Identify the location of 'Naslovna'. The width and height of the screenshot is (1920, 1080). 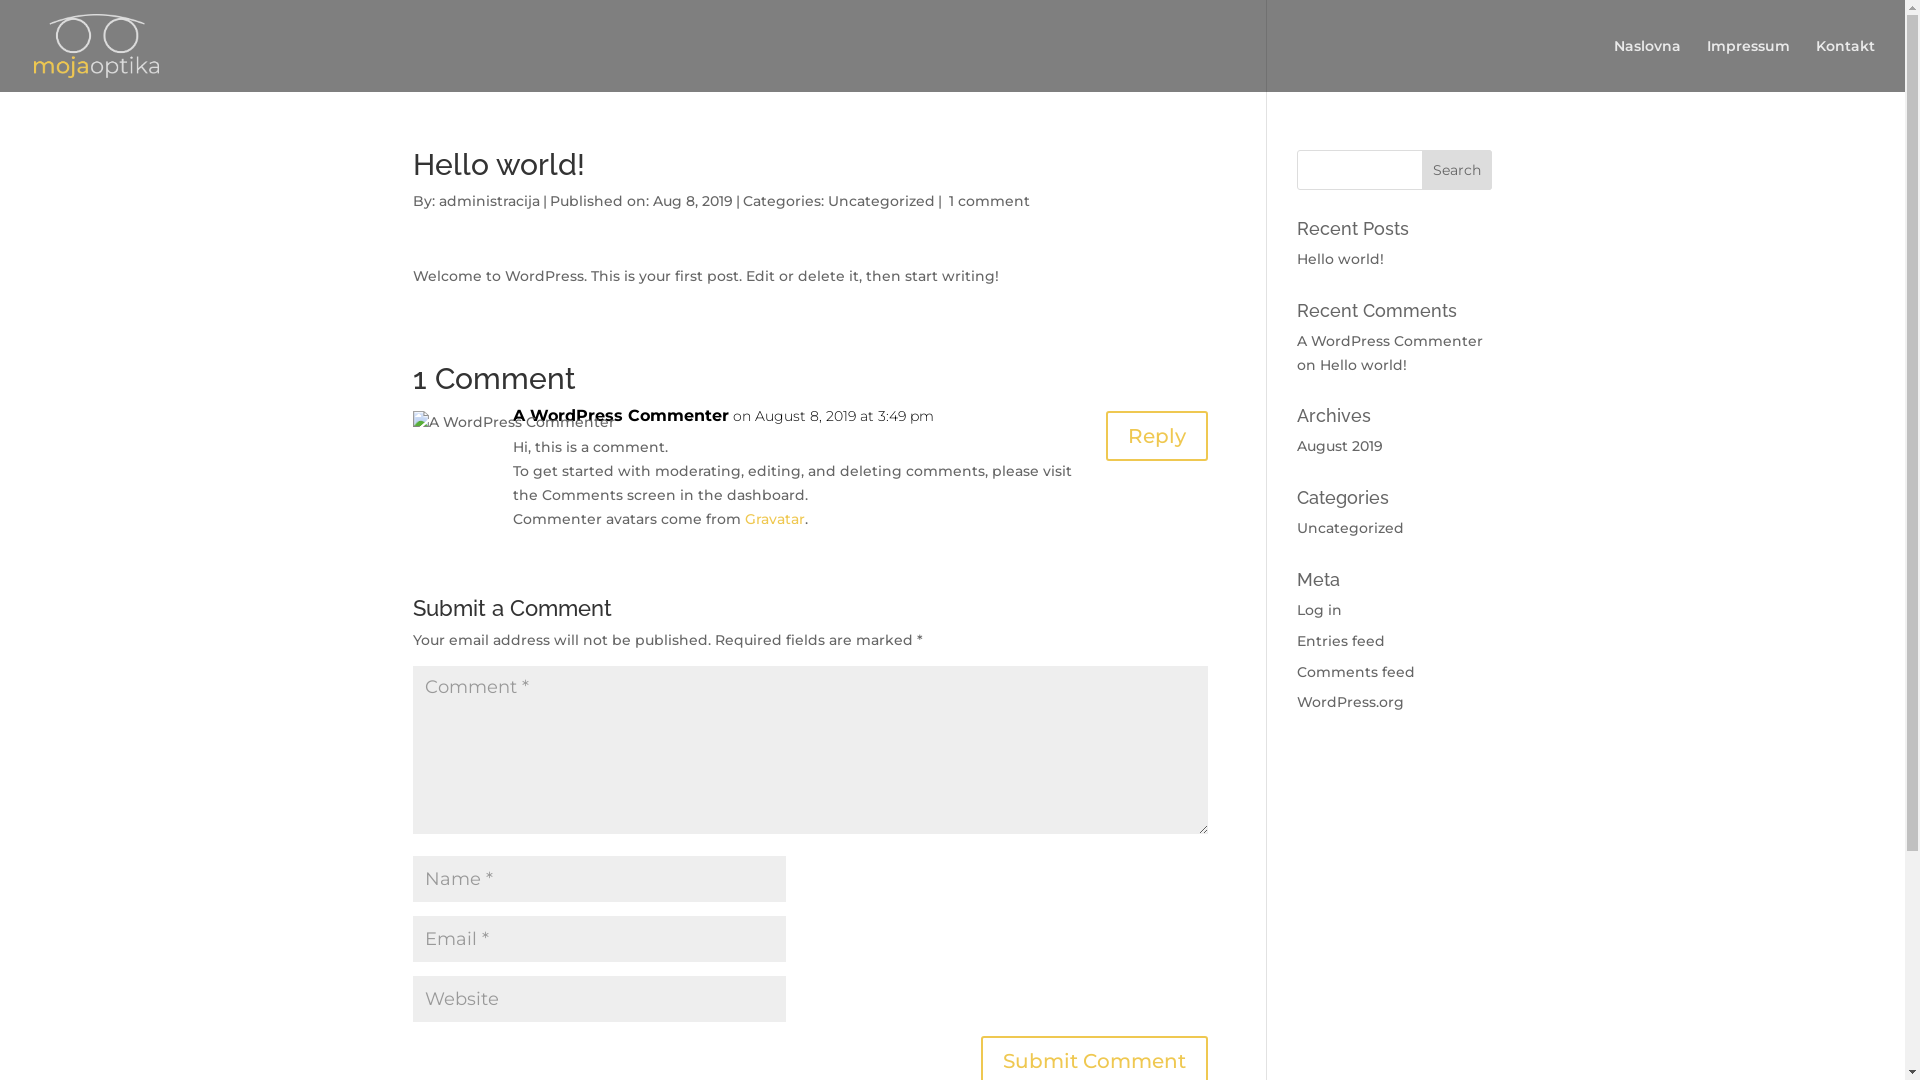
(1647, 64).